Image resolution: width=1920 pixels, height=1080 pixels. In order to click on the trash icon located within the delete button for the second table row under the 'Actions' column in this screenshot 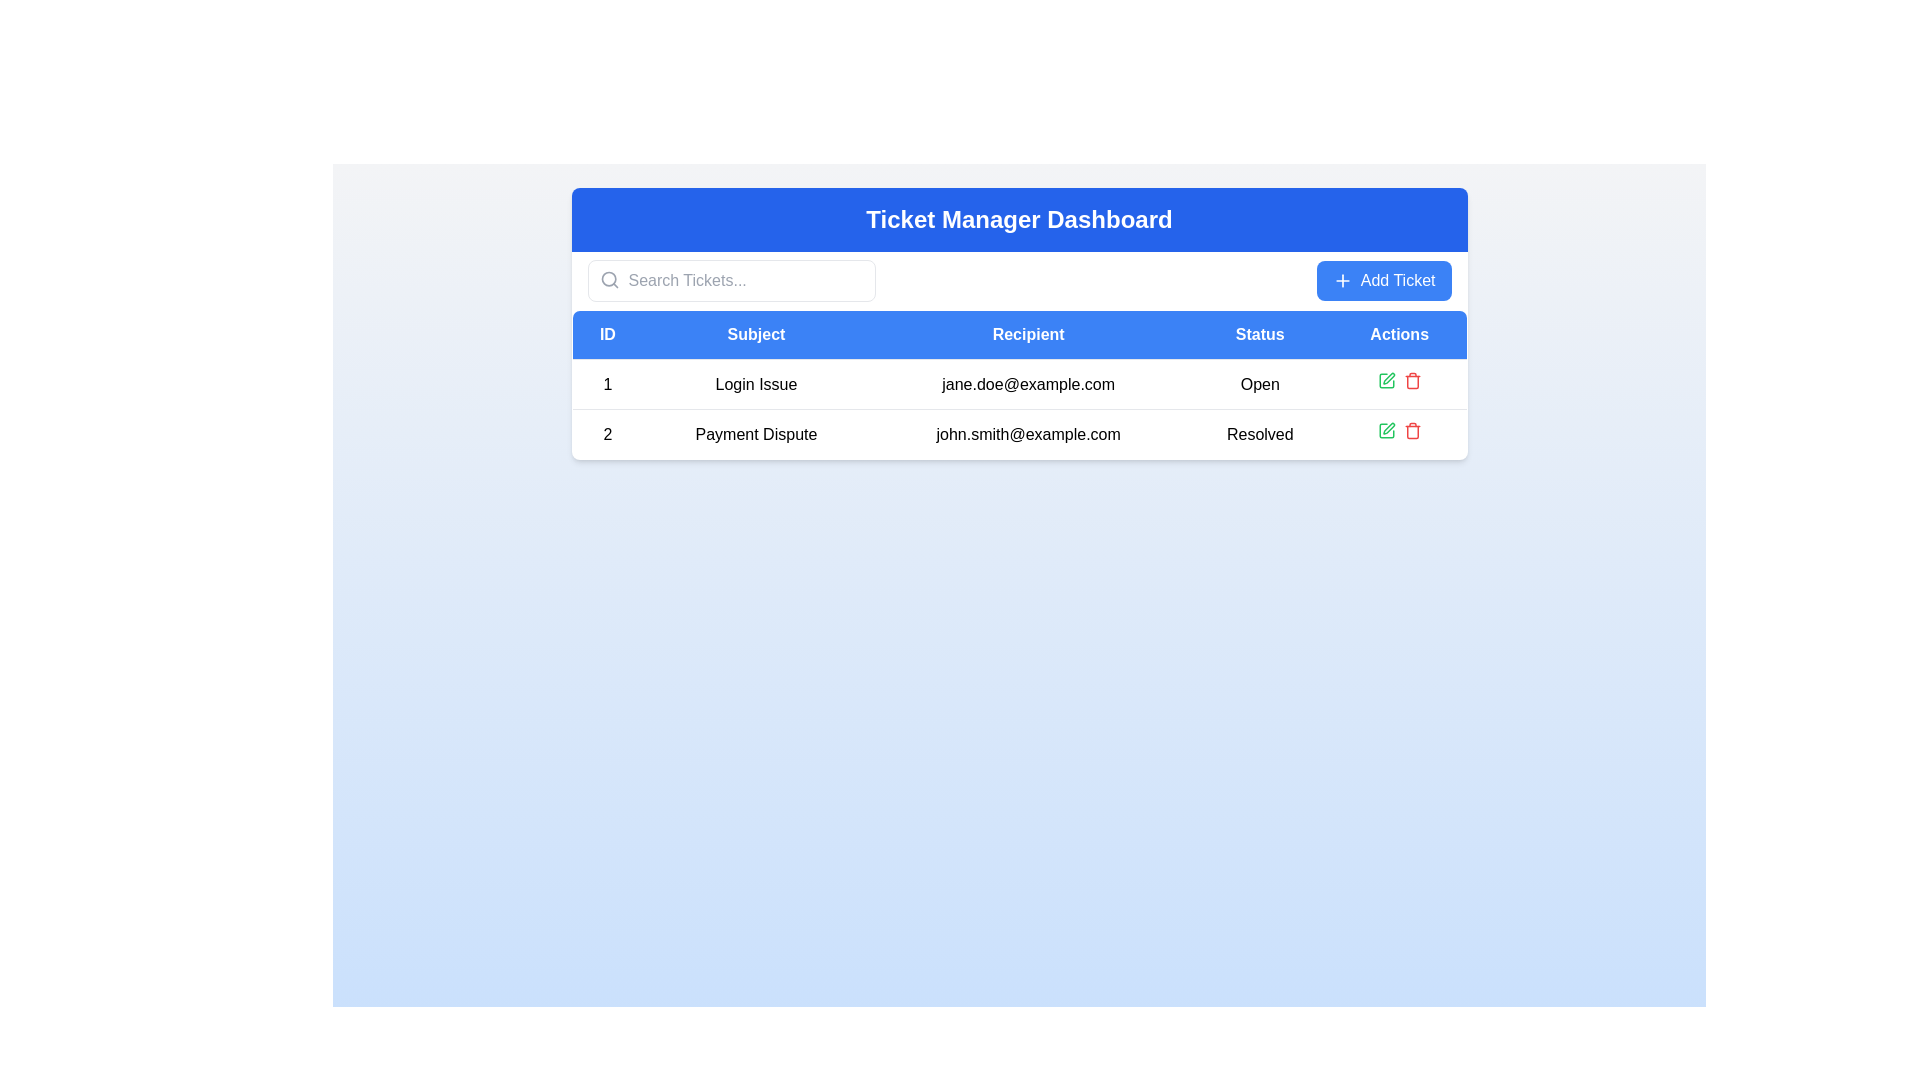, I will do `click(1411, 382)`.